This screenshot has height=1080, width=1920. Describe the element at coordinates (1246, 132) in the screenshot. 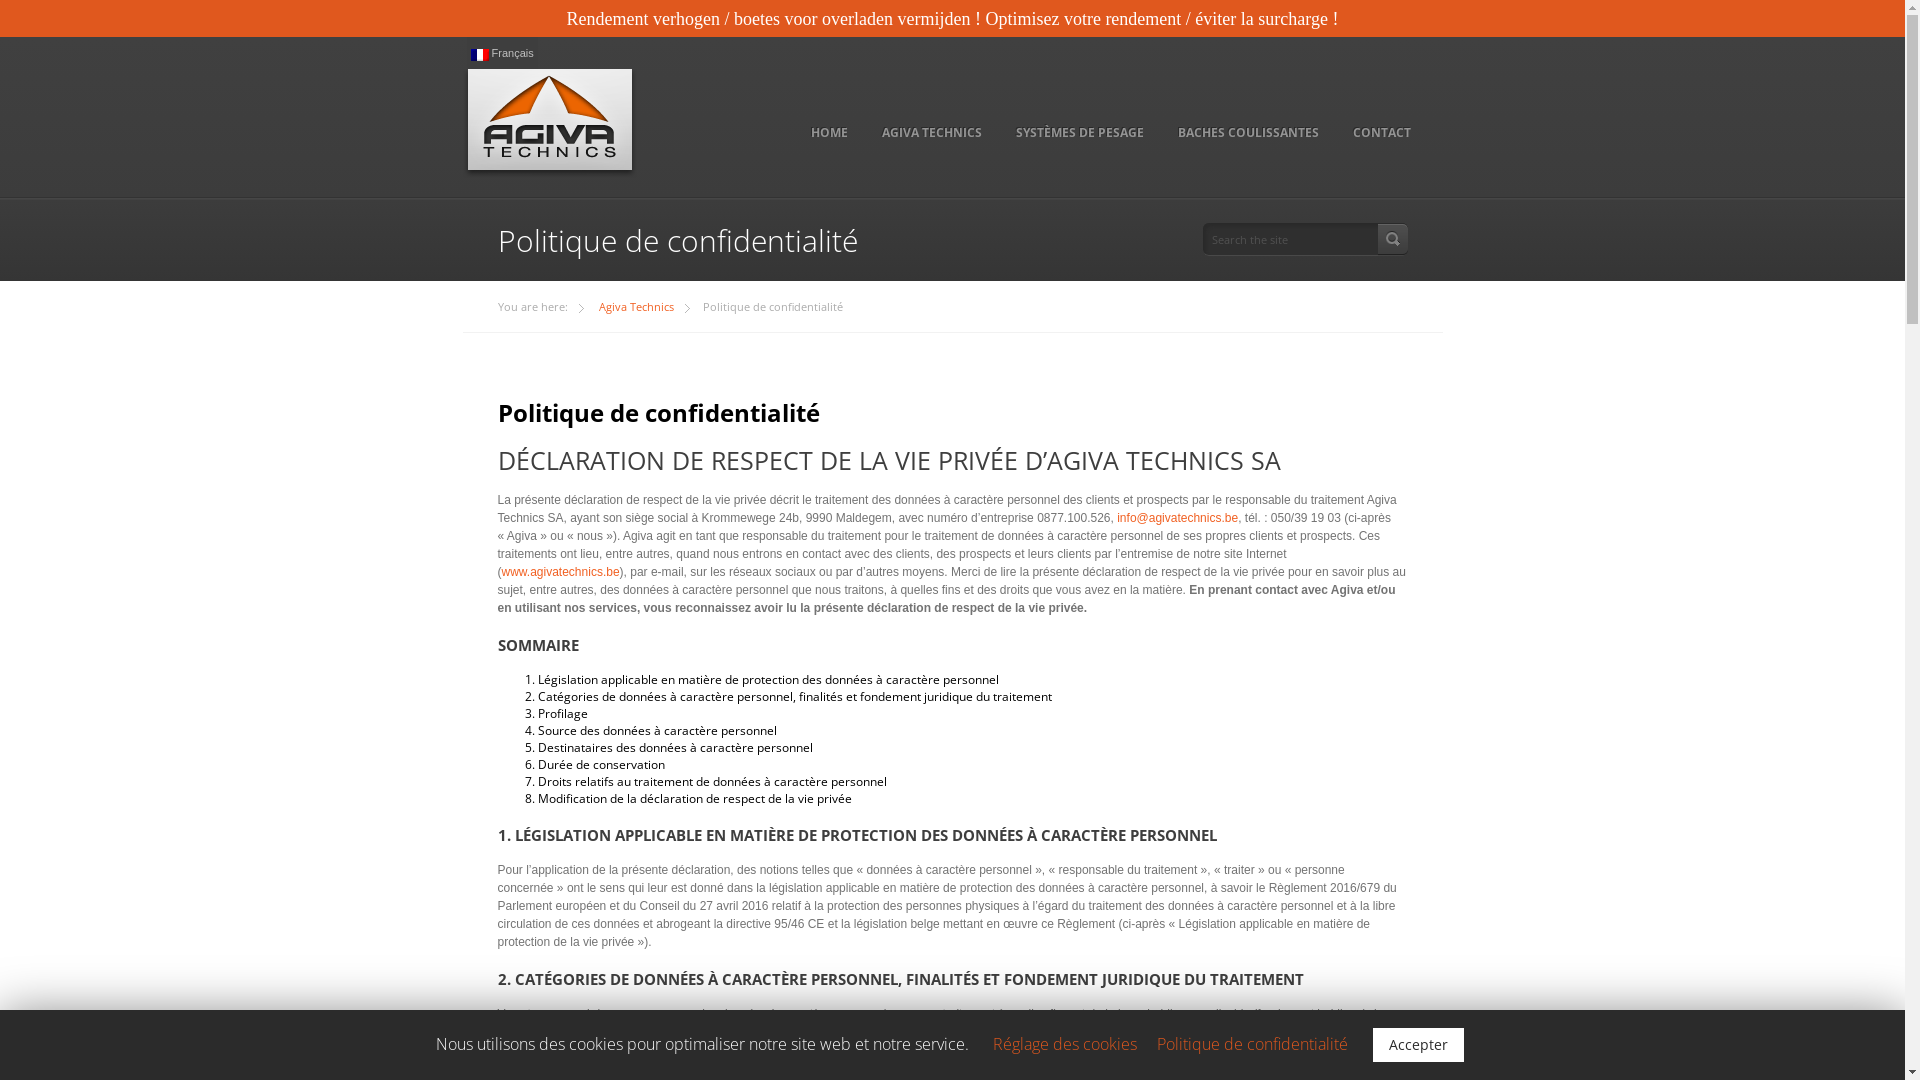

I see `'BACHES COULISSANTES'` at that location.